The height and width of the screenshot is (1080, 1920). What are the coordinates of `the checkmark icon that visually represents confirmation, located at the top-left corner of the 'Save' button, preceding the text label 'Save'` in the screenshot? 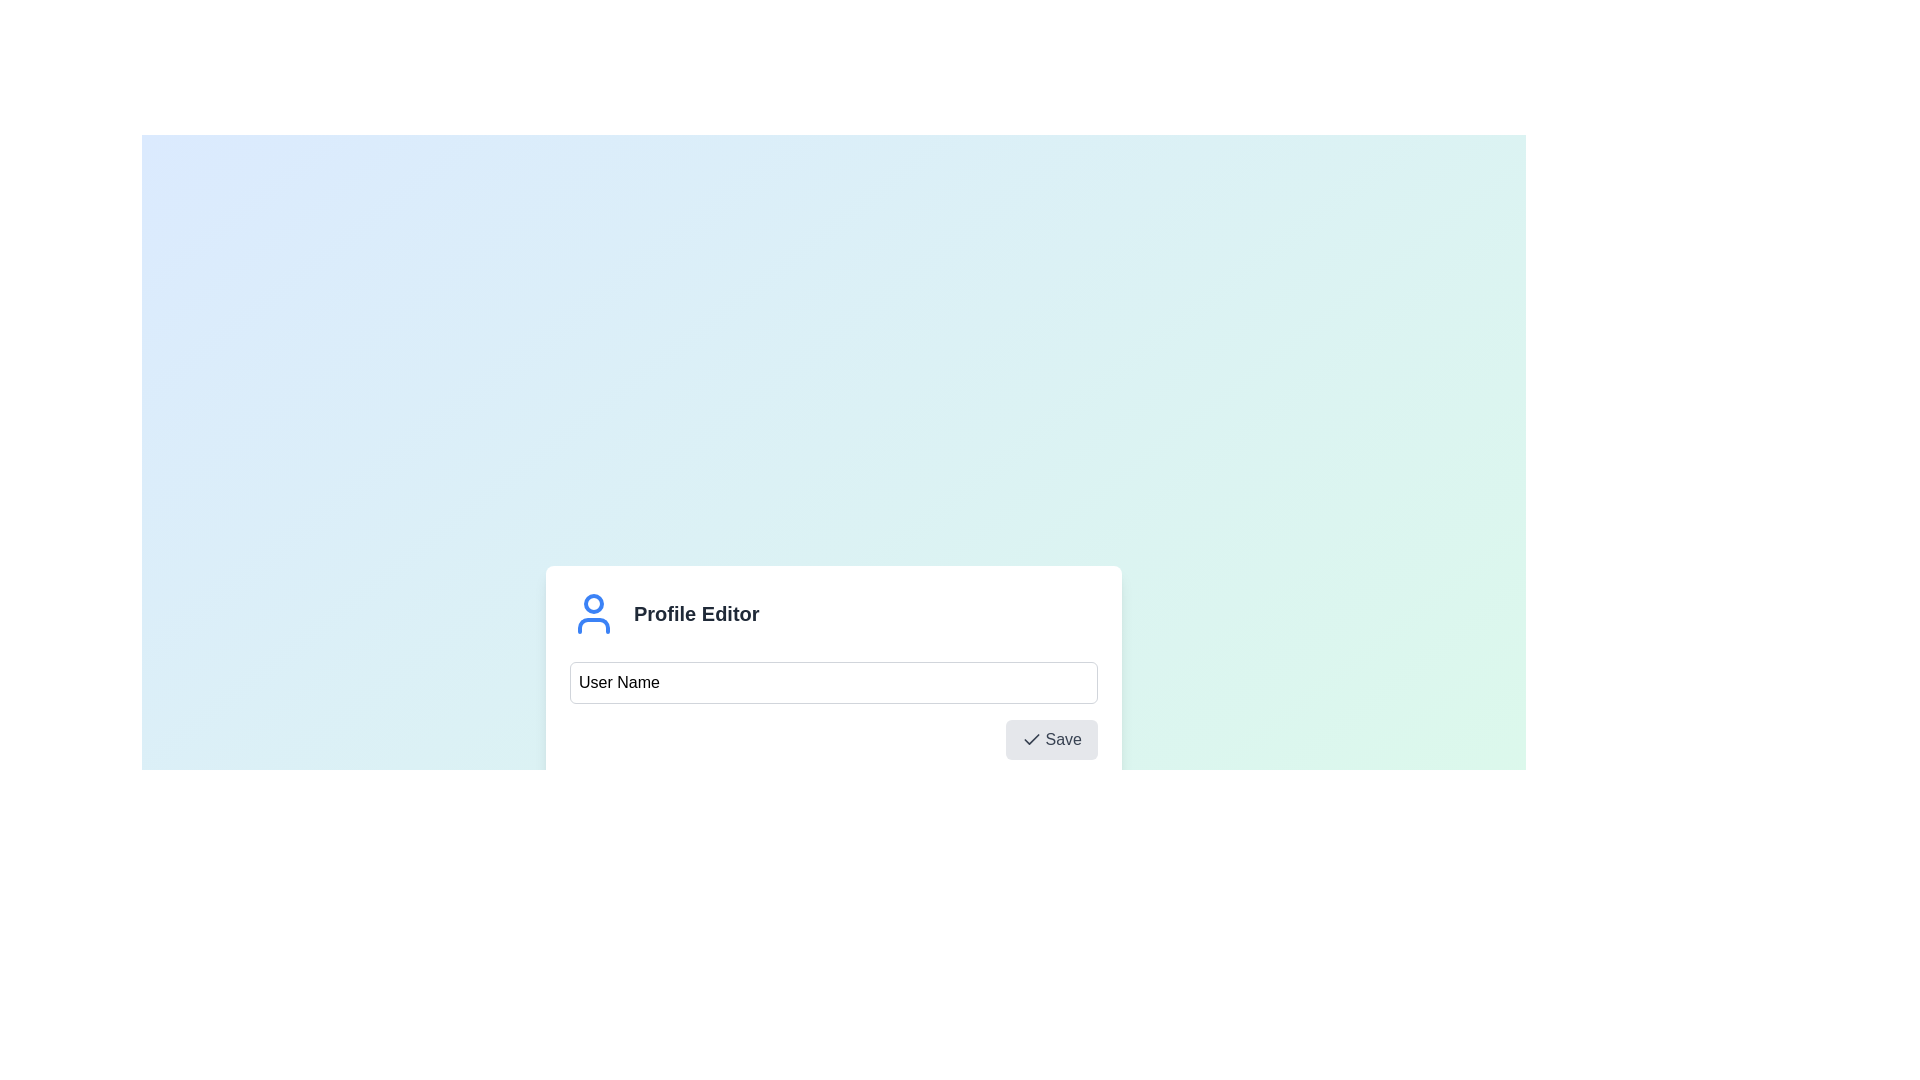 It's located at (1031, 740).